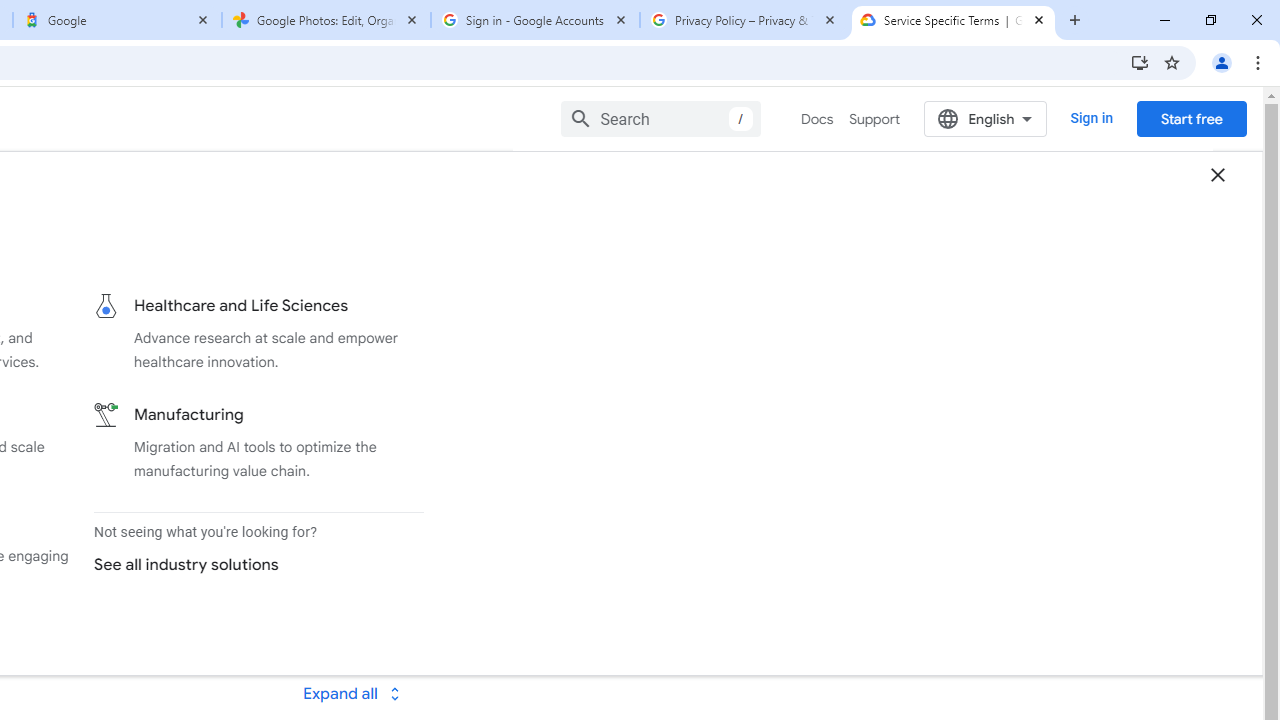 This screenshot has width=1280, height=720. I want to click on 'Install Google Cloud', so click(1139, 61).